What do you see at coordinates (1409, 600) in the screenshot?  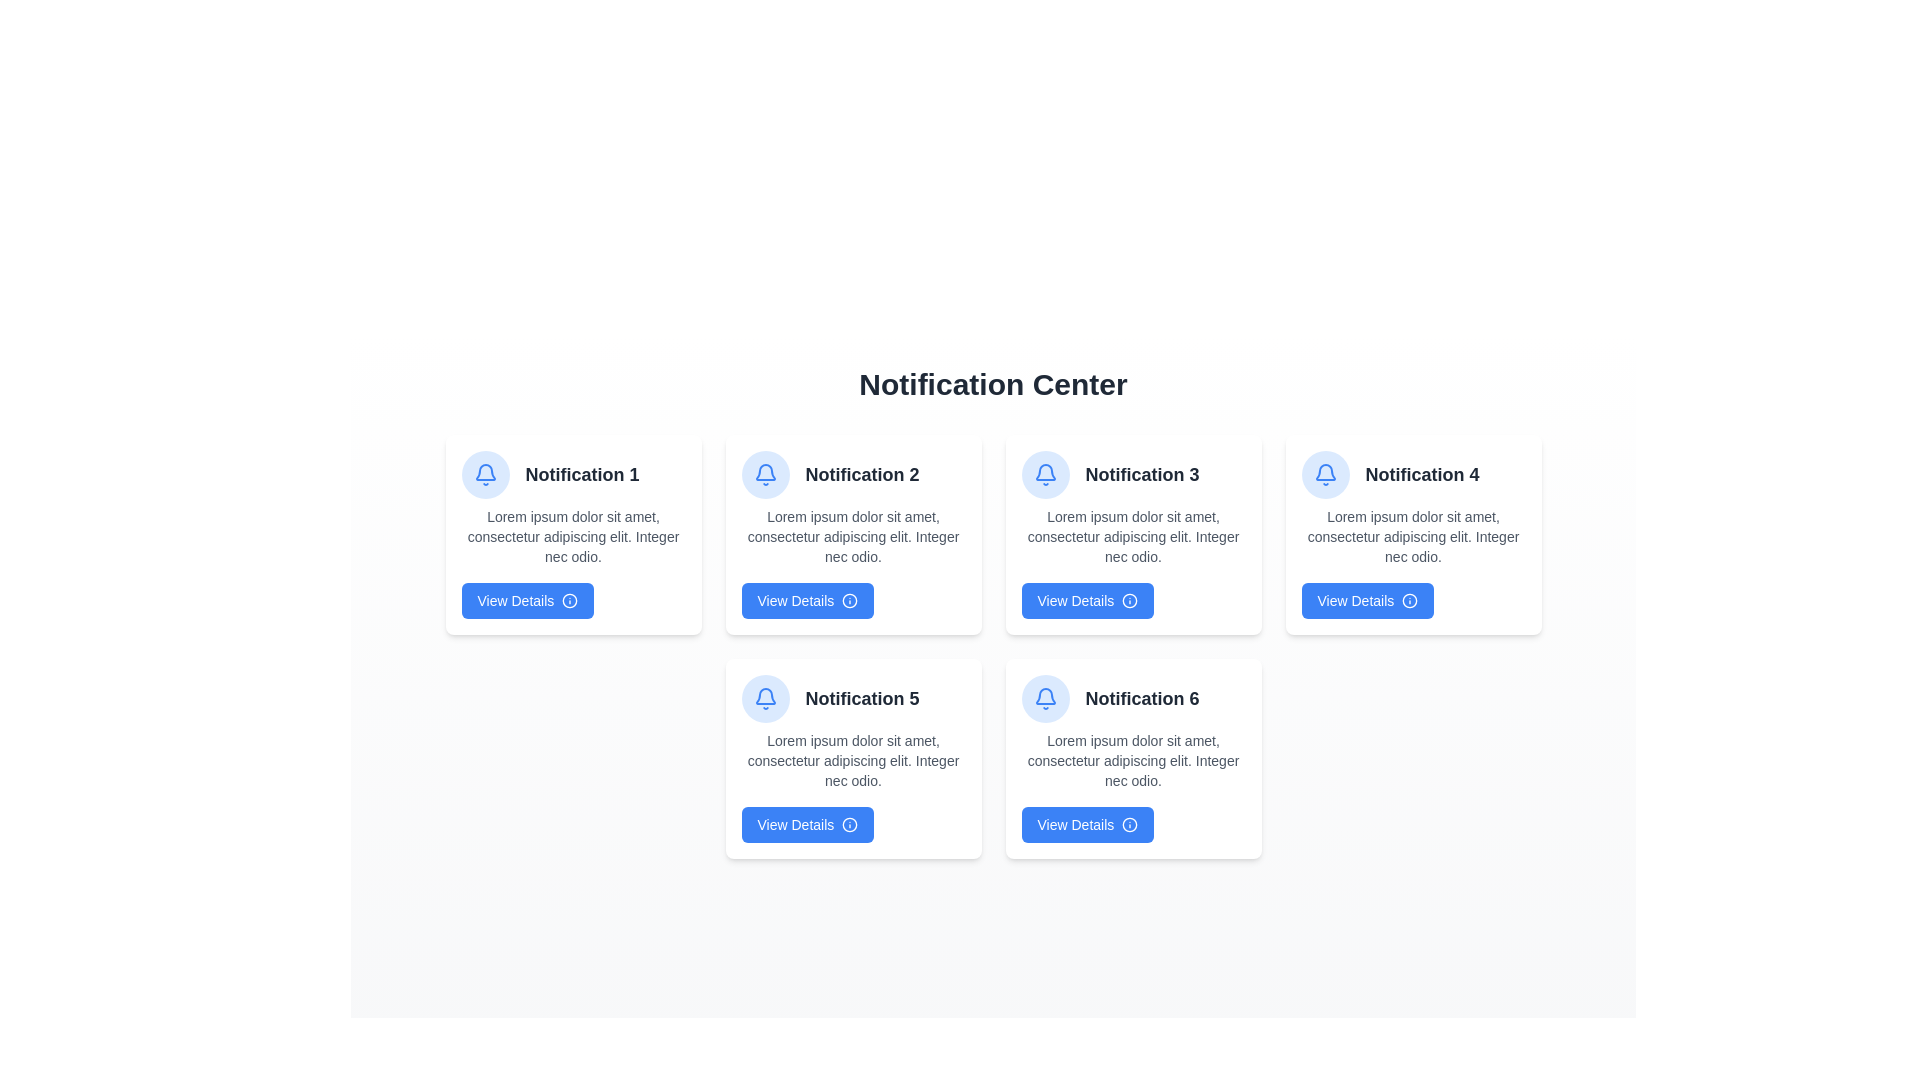 I see `the small circular information icon with a blue stroke and white background located within the 'View Details' button of the notification card labeled 'Notification 4'` at bounding box center [1409, 600].